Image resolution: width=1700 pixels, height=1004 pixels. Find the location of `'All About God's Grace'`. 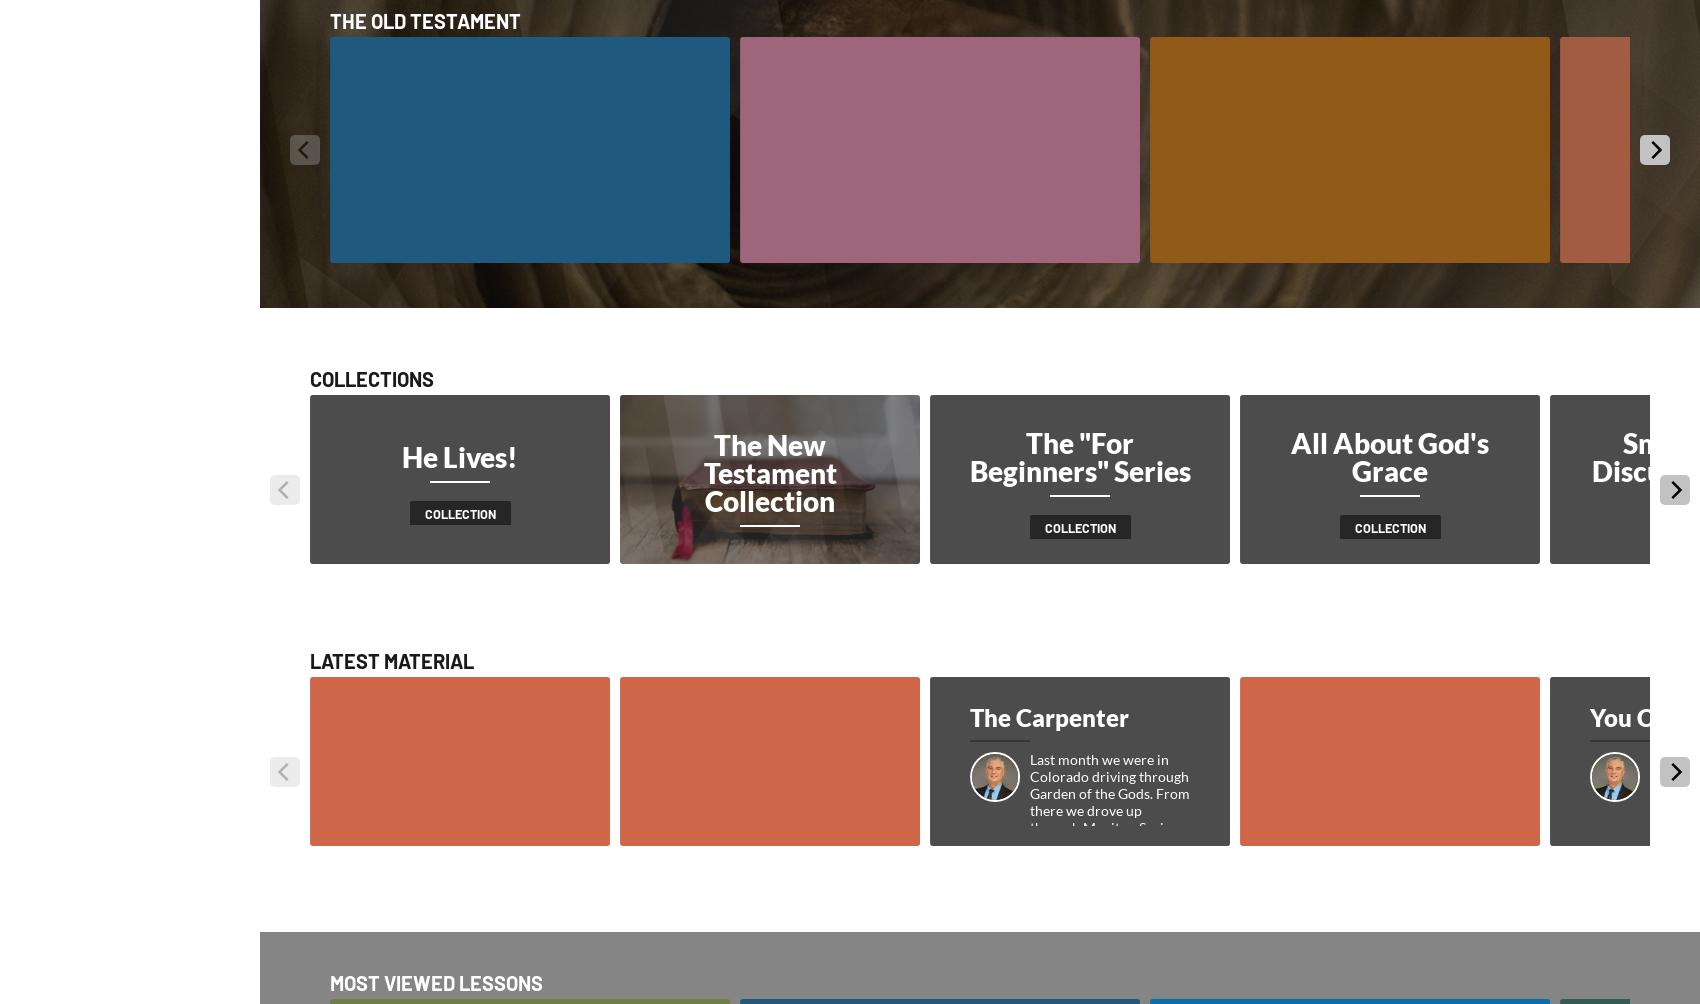

'All About God's Grace' is located at coordinates (1388, 456).